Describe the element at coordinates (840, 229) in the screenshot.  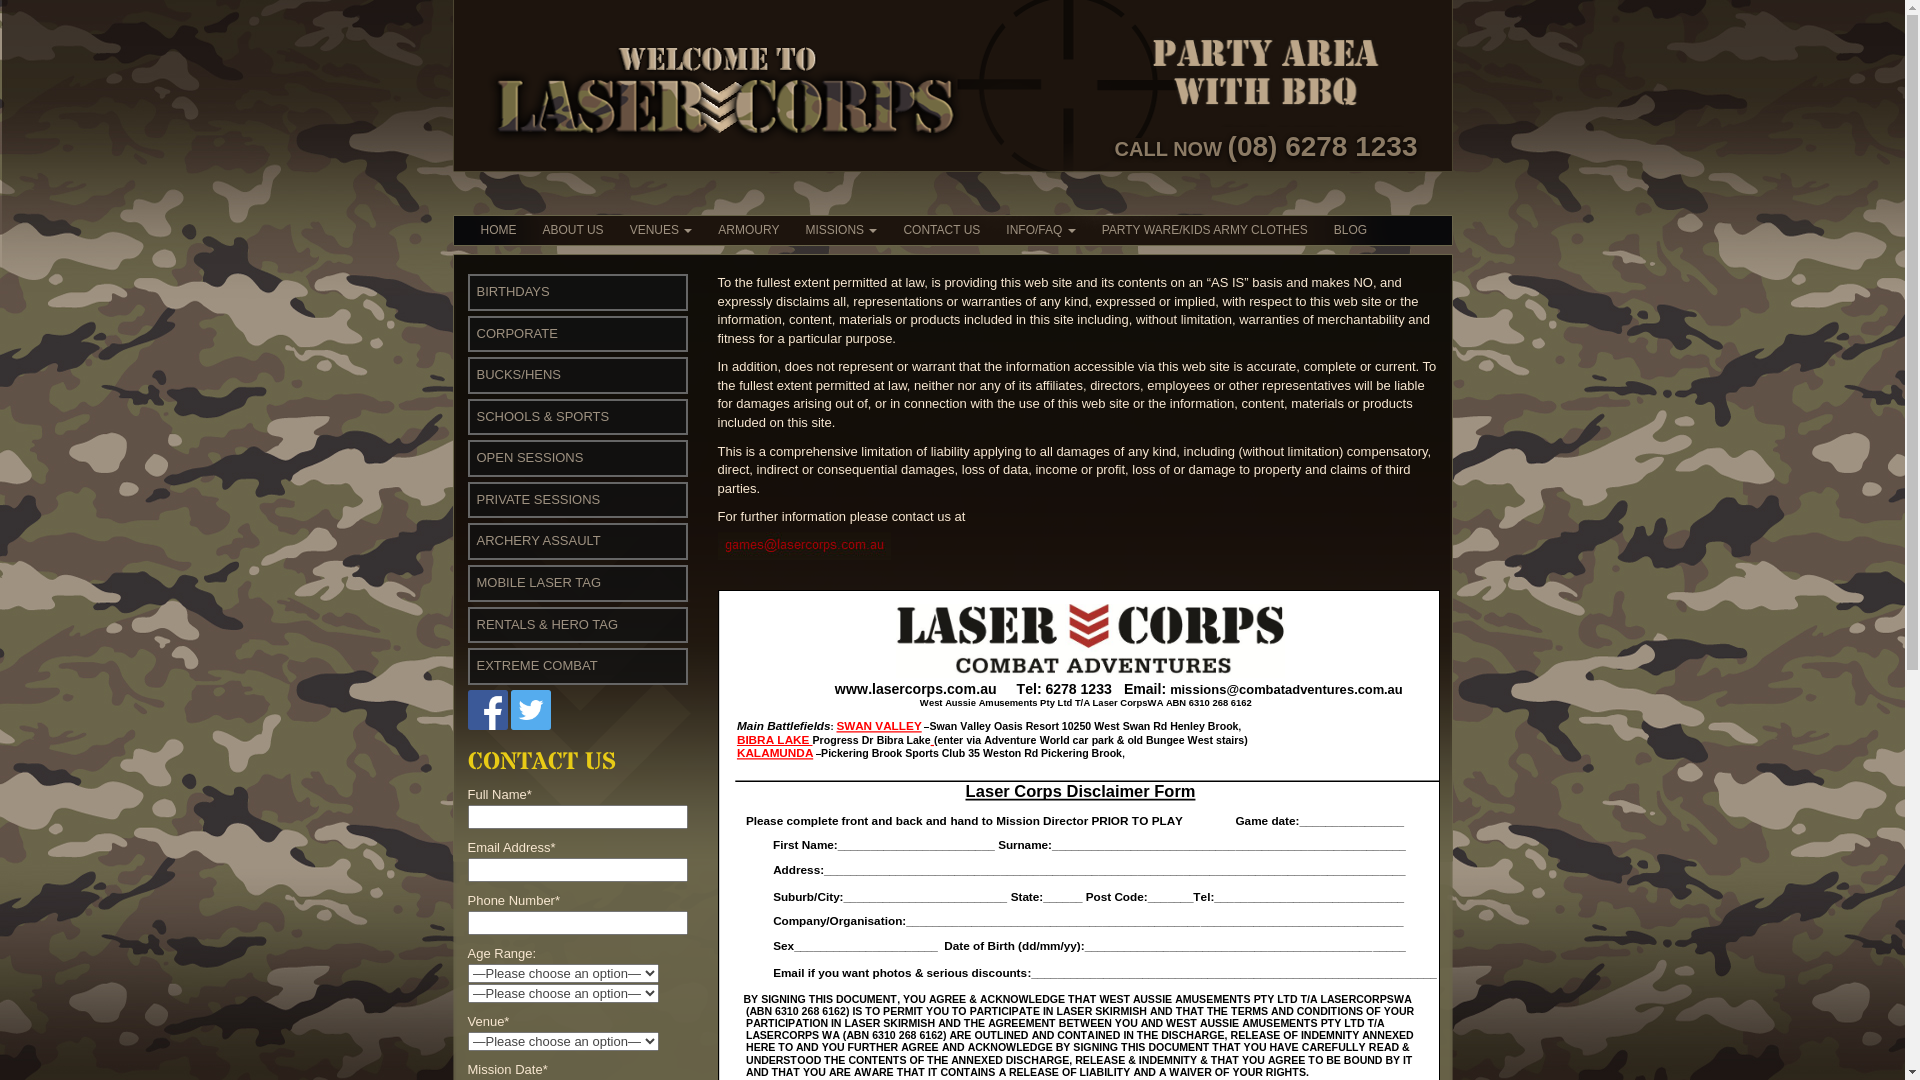
I see `'MISSIONS'` at that location.